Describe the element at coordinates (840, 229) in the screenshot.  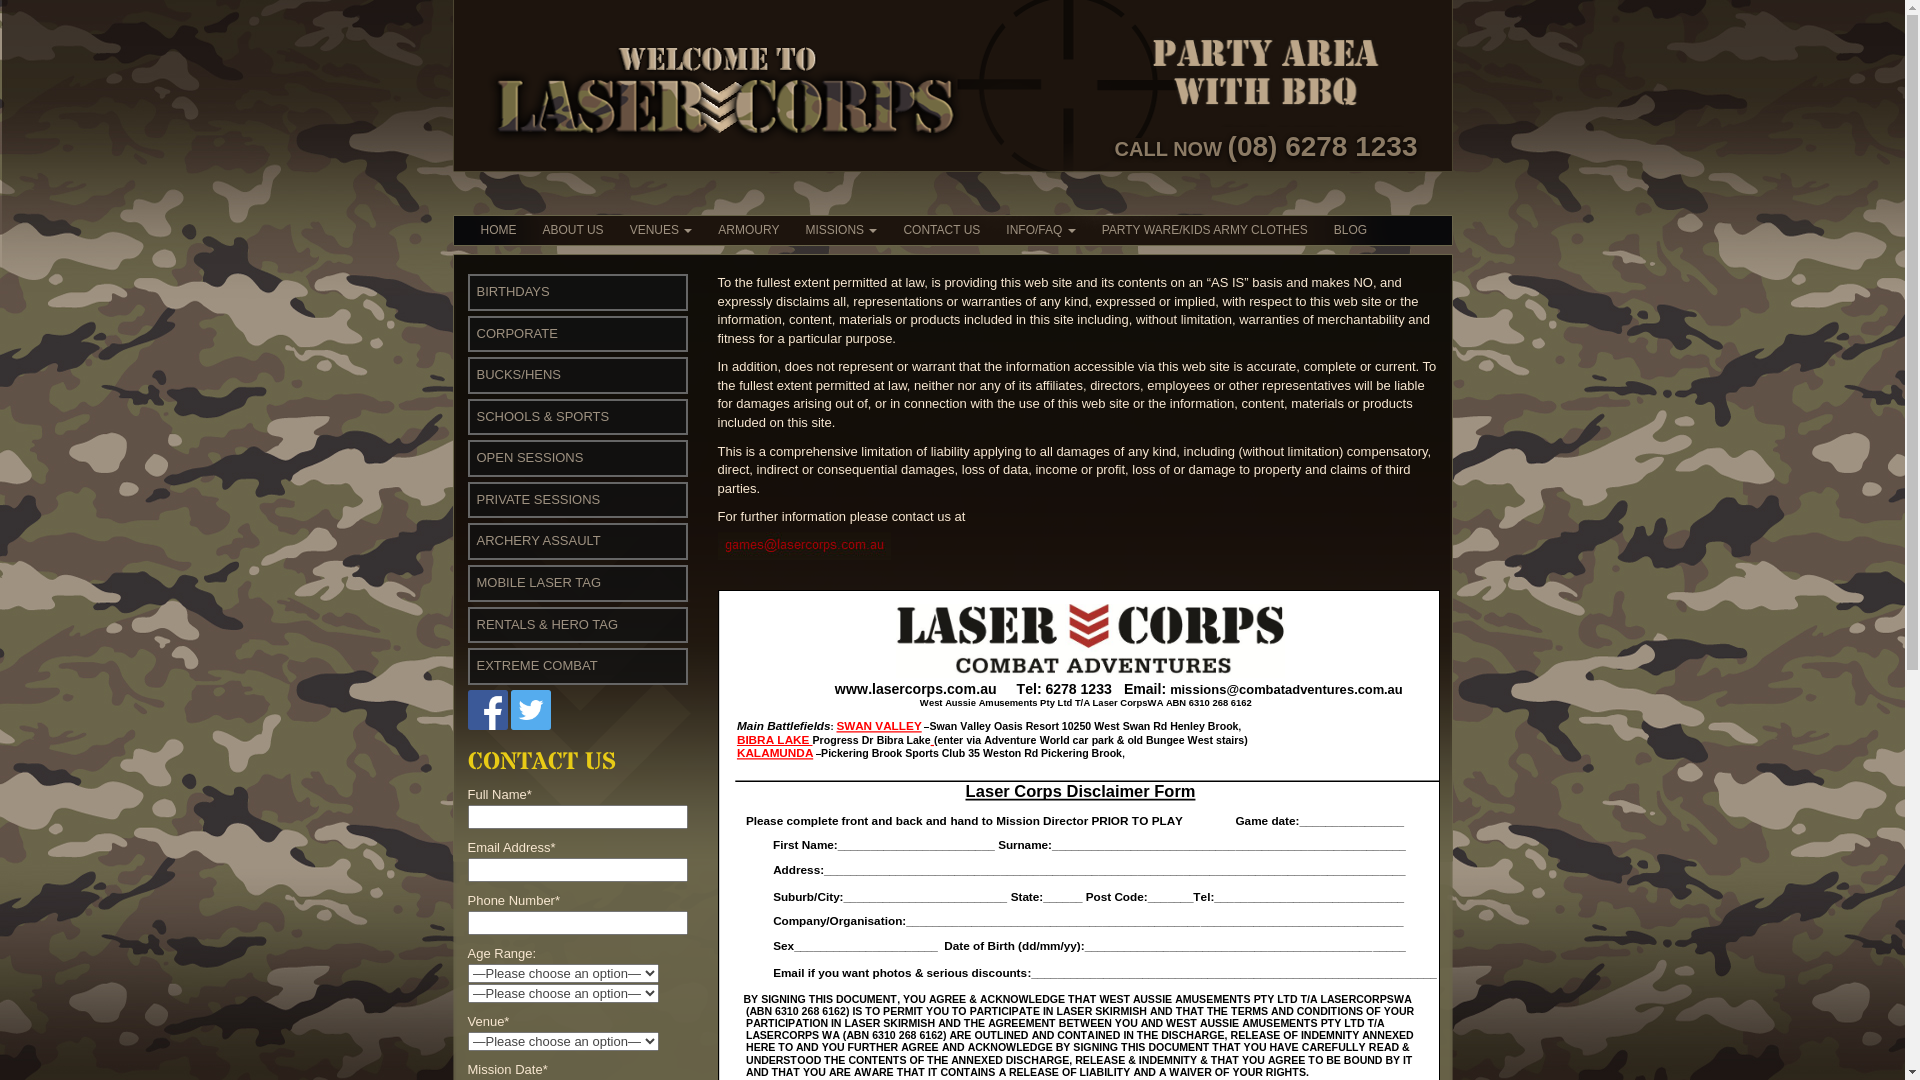
I see `'MISSIONS'` at that location.